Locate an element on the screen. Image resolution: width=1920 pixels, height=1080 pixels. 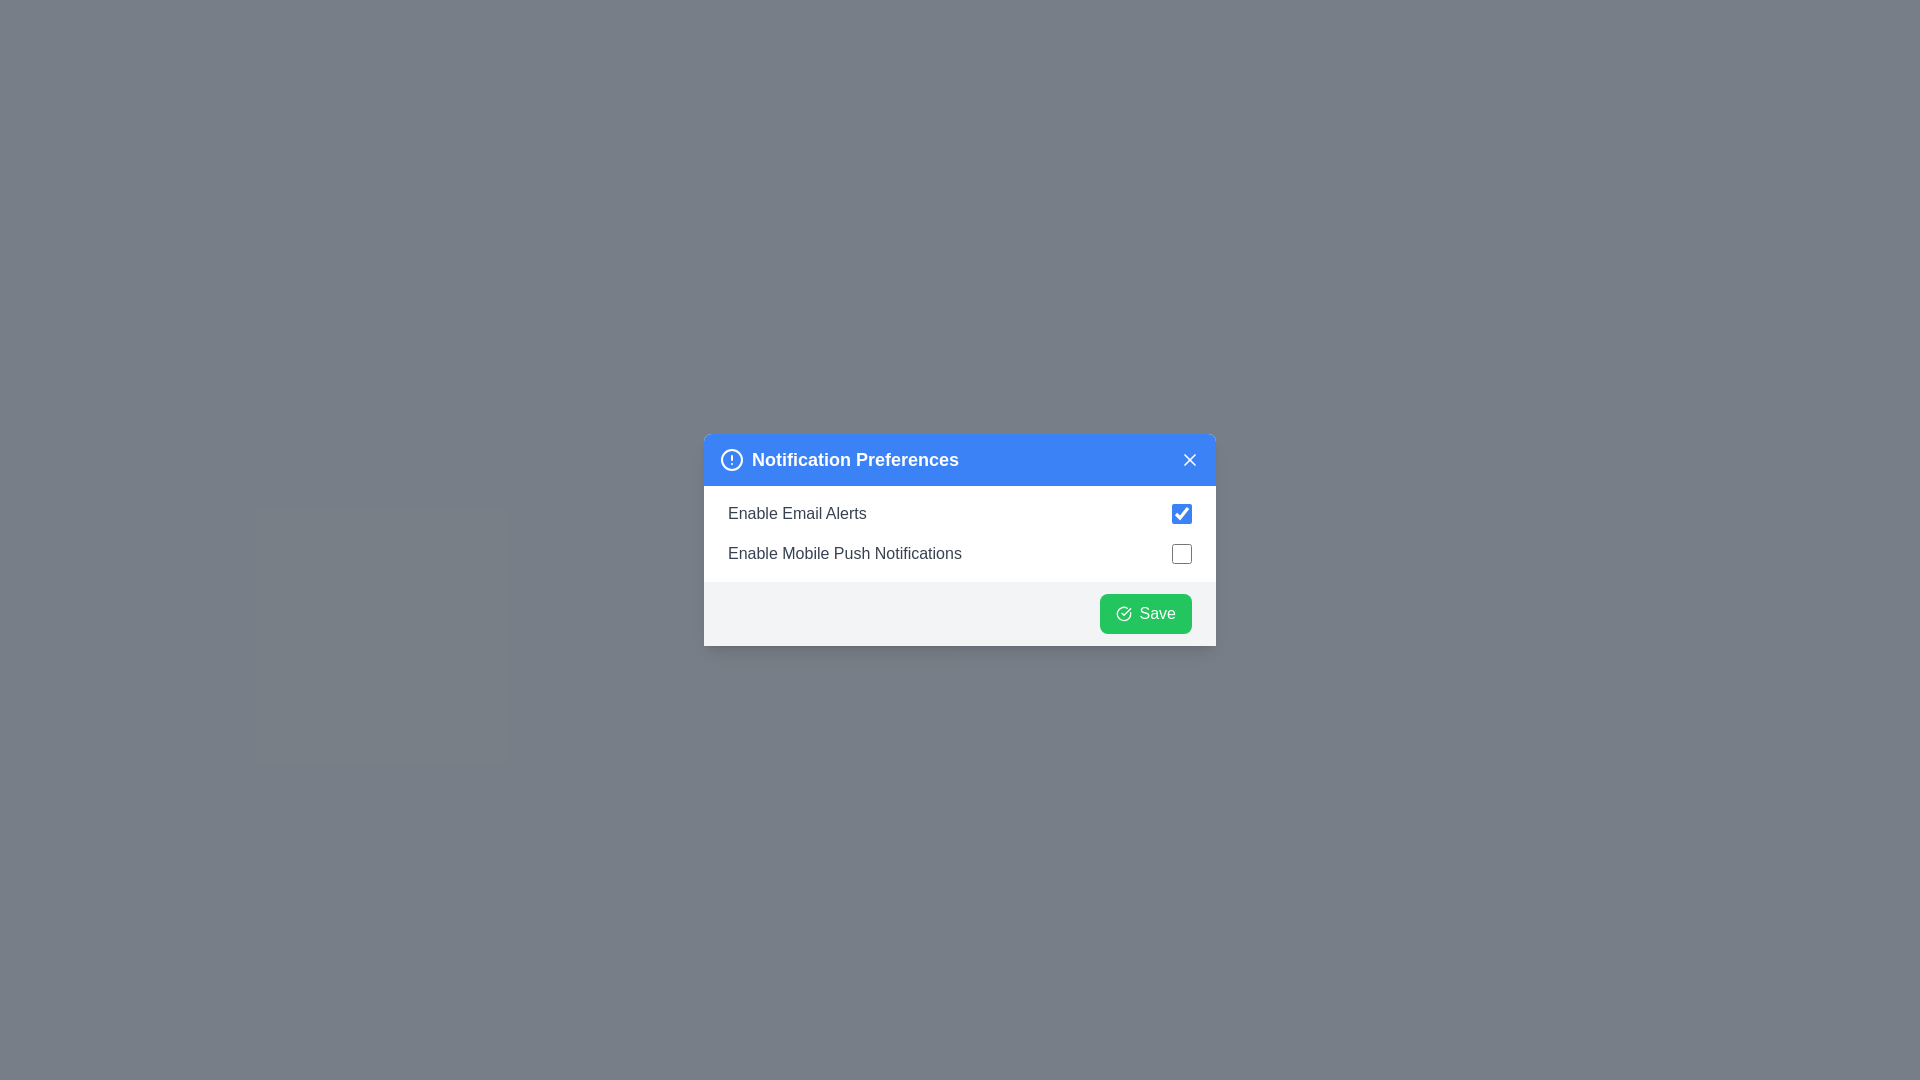
the distinct save button located is located at coordinates (1145, 612).